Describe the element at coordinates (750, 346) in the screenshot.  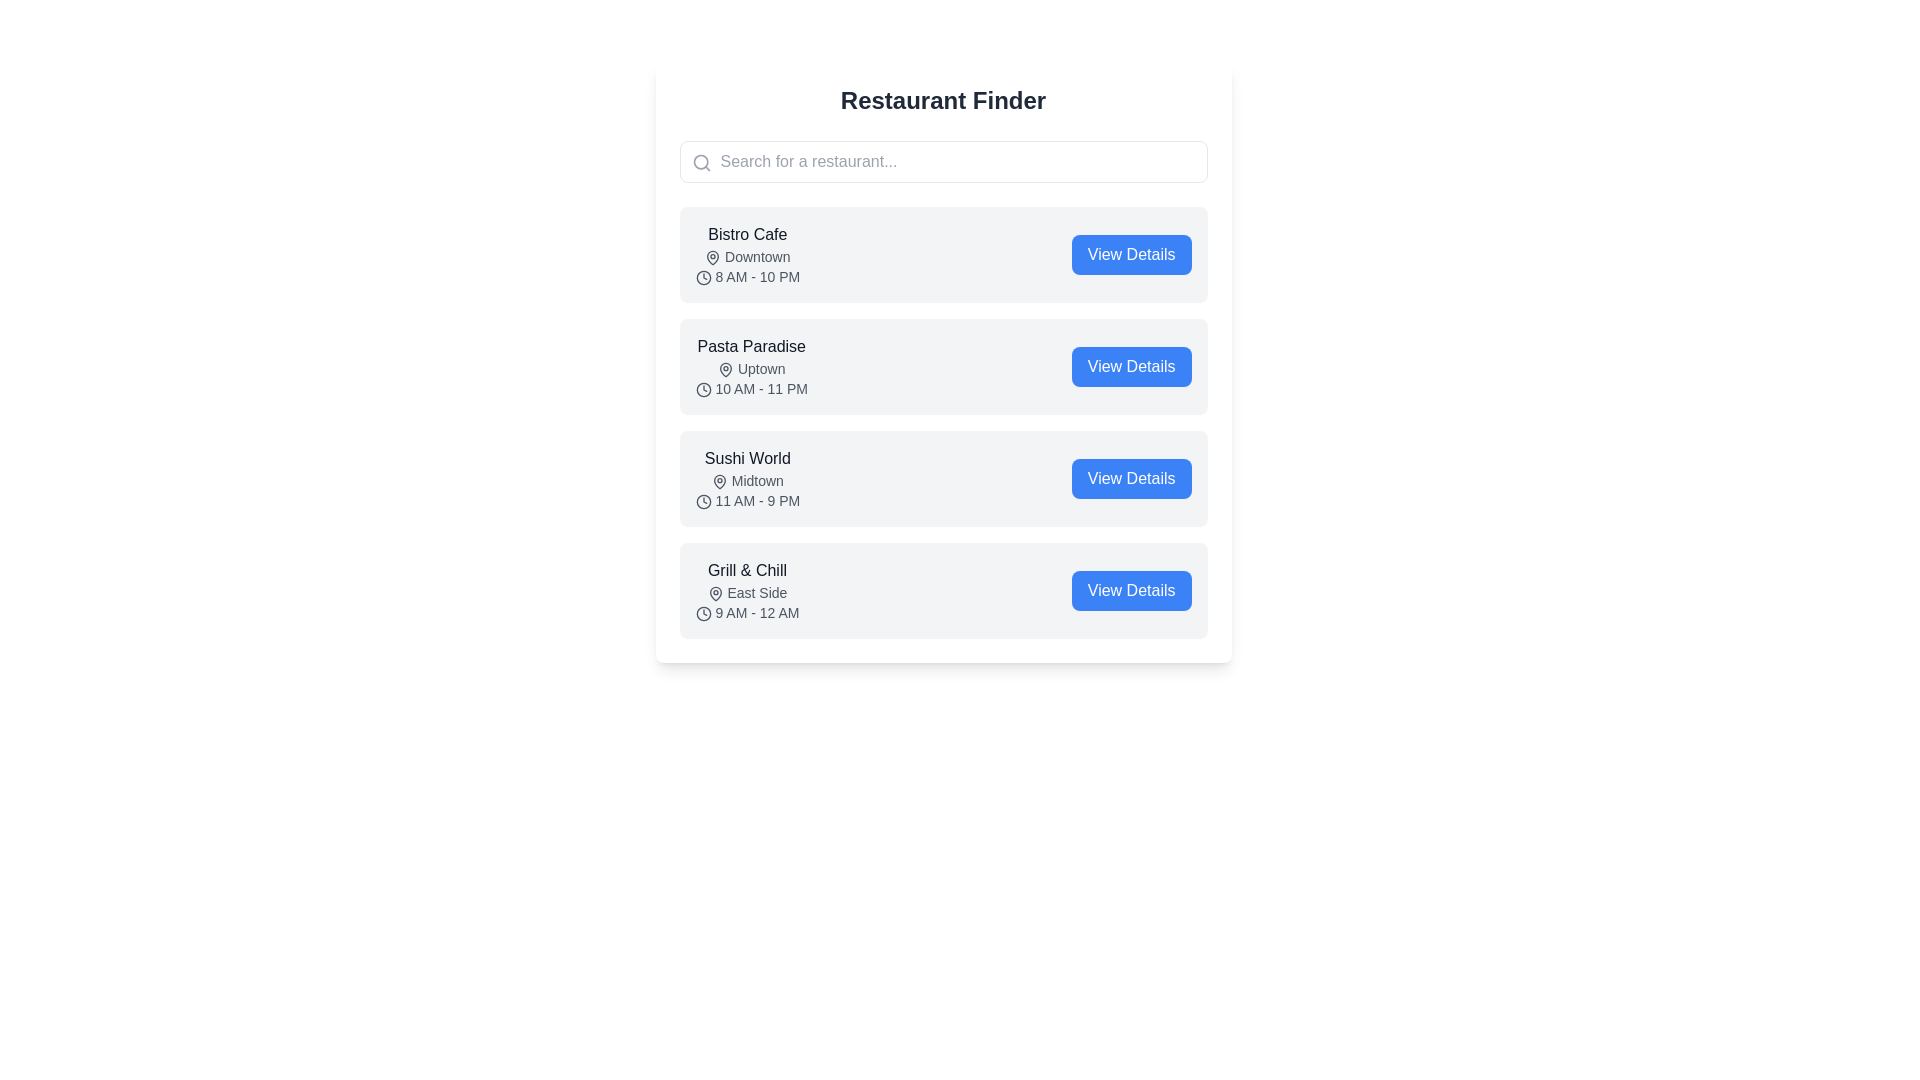
I see `the static text label 'Pasta Paradise' which serves as the title of the restaurant in the list` at that location.